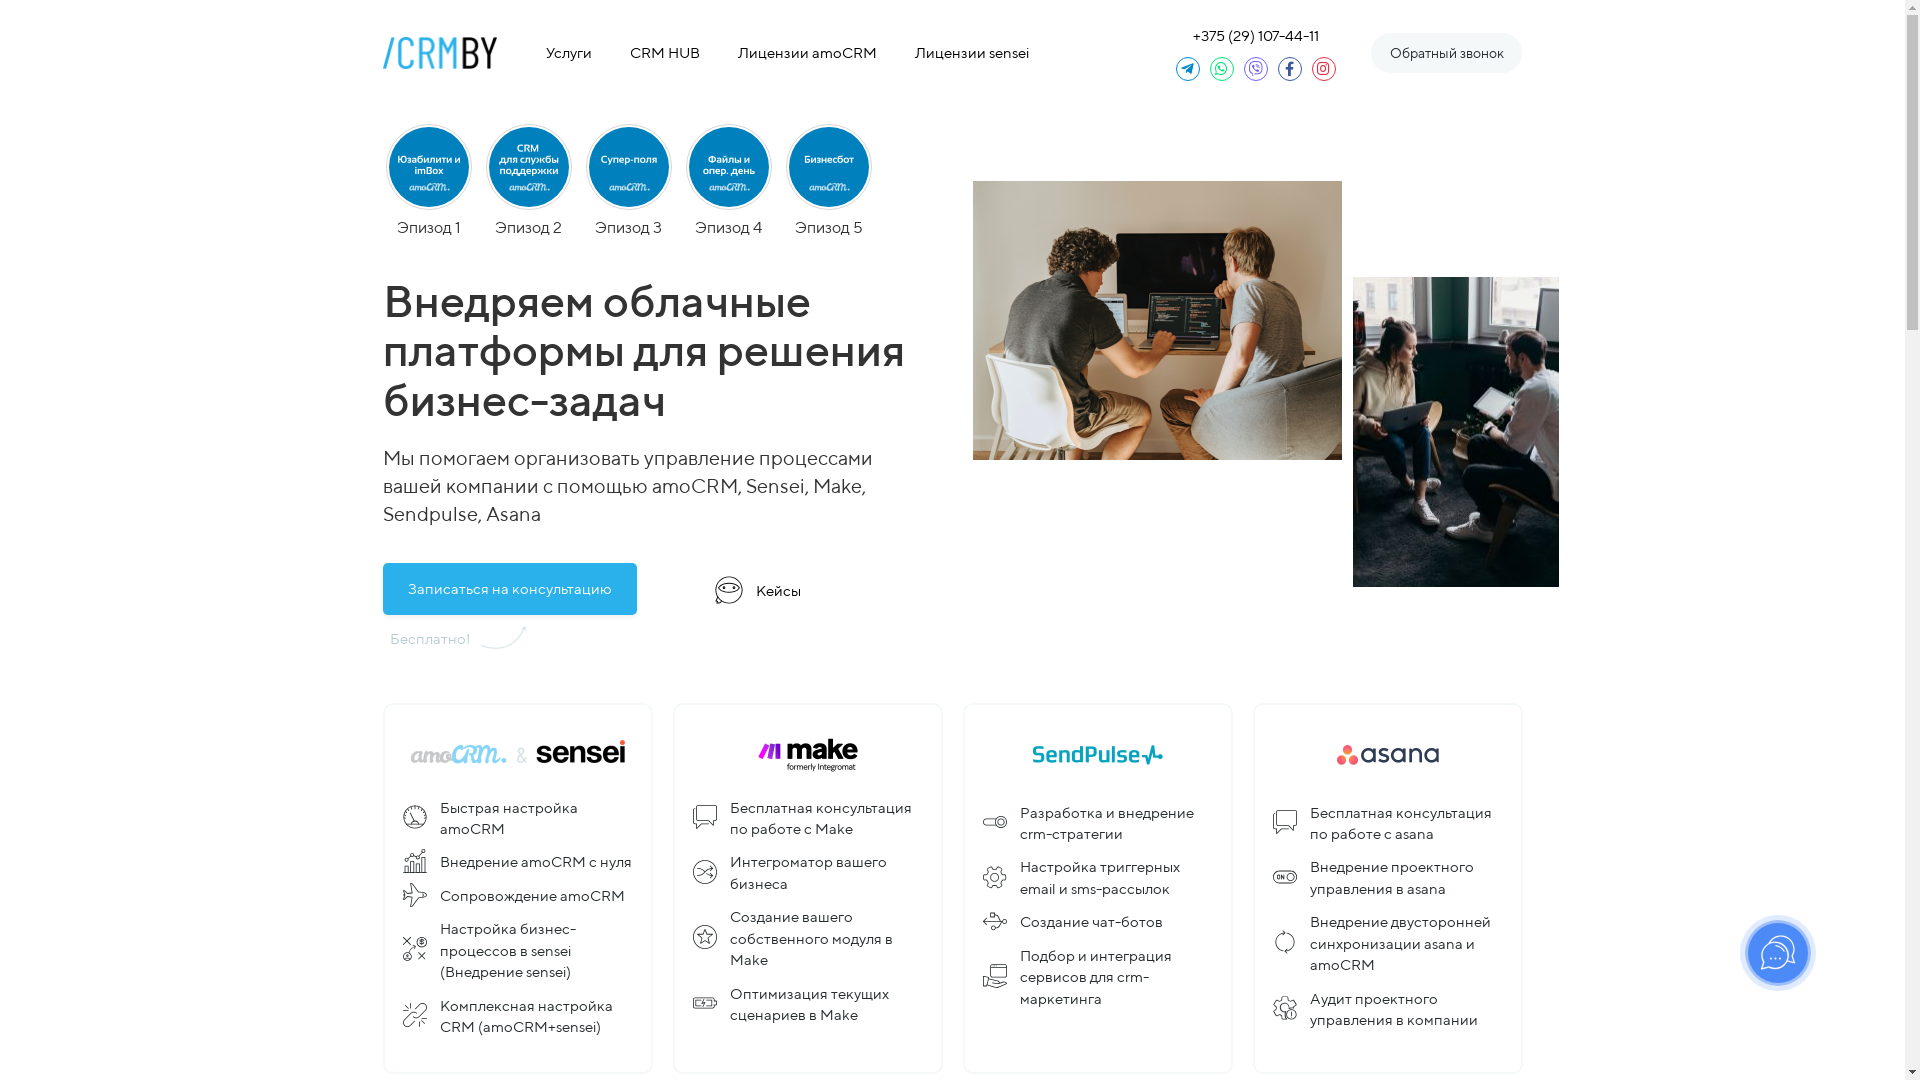  Describe the element at coordinates (617, 51) in the screenshot. I see `'CRM HUB'` at that location.